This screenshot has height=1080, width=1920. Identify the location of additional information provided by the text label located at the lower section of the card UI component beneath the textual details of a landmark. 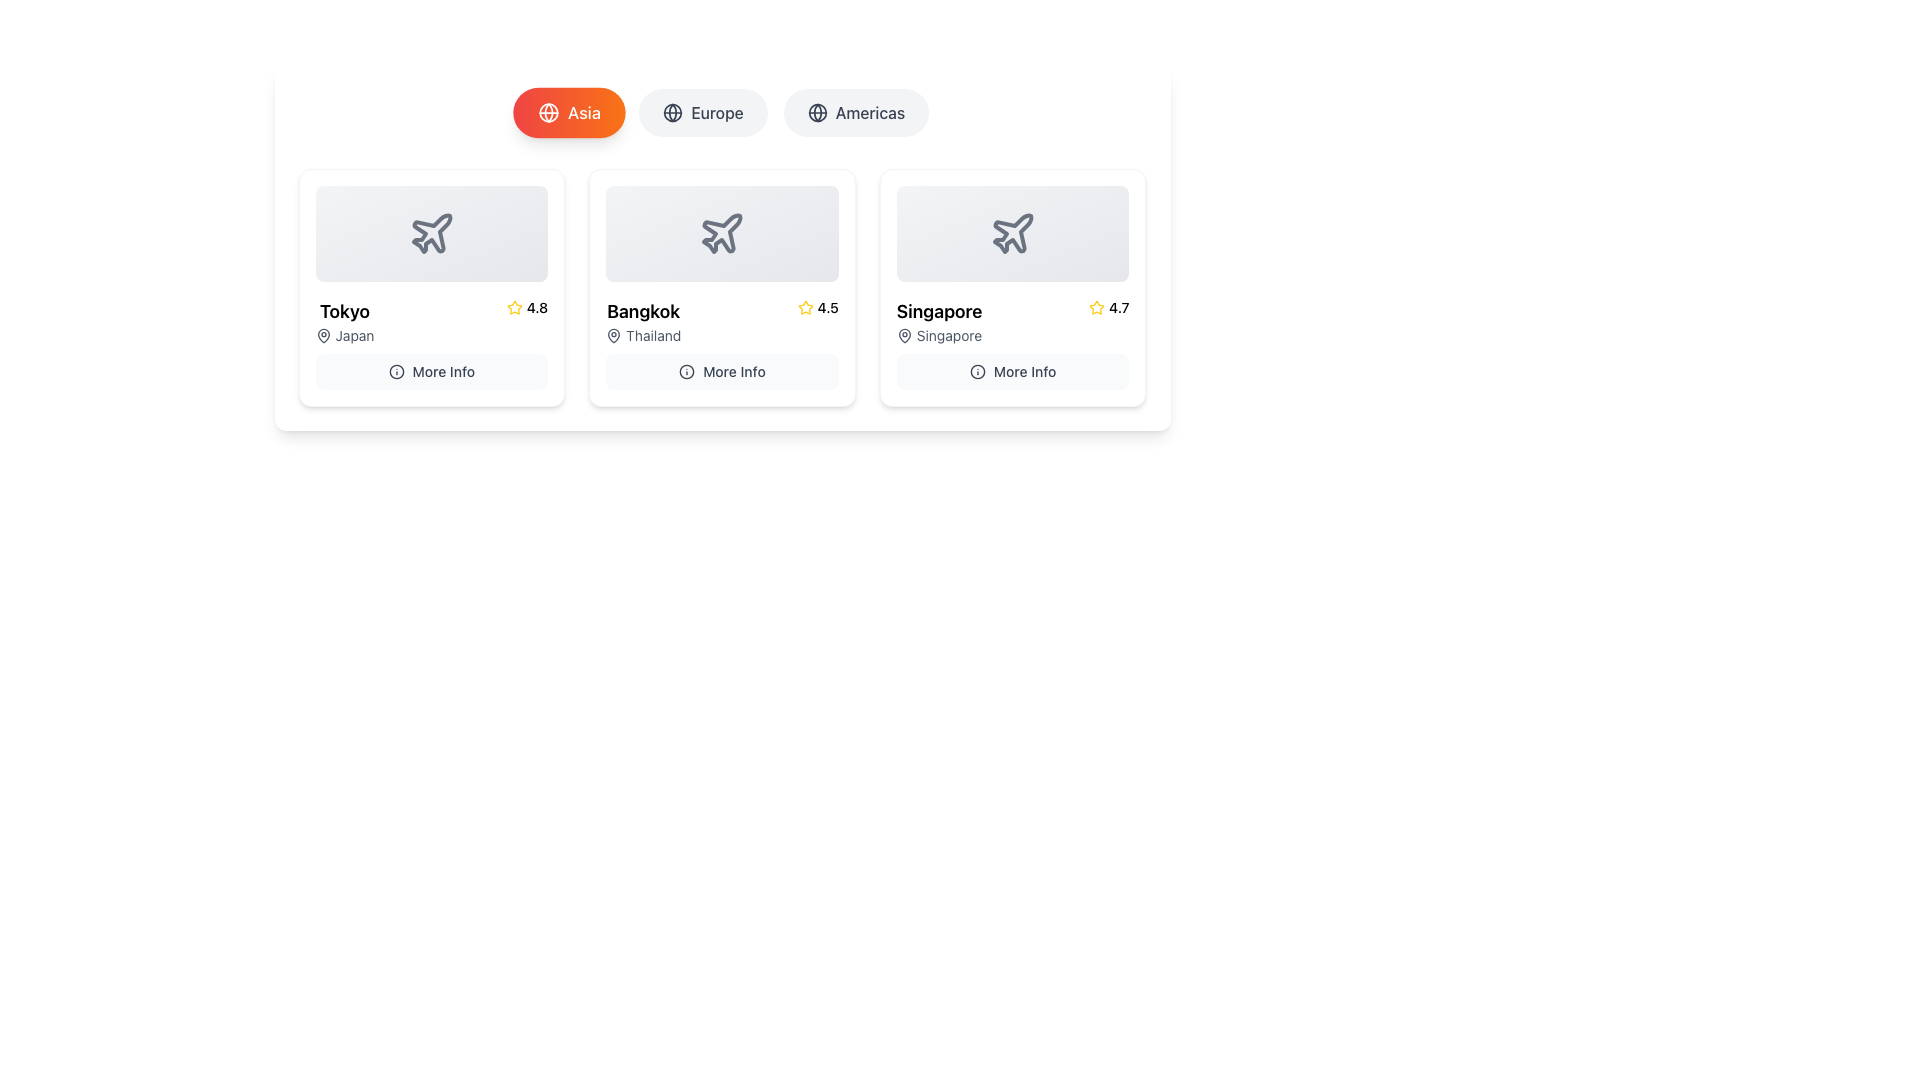
(442, 371).